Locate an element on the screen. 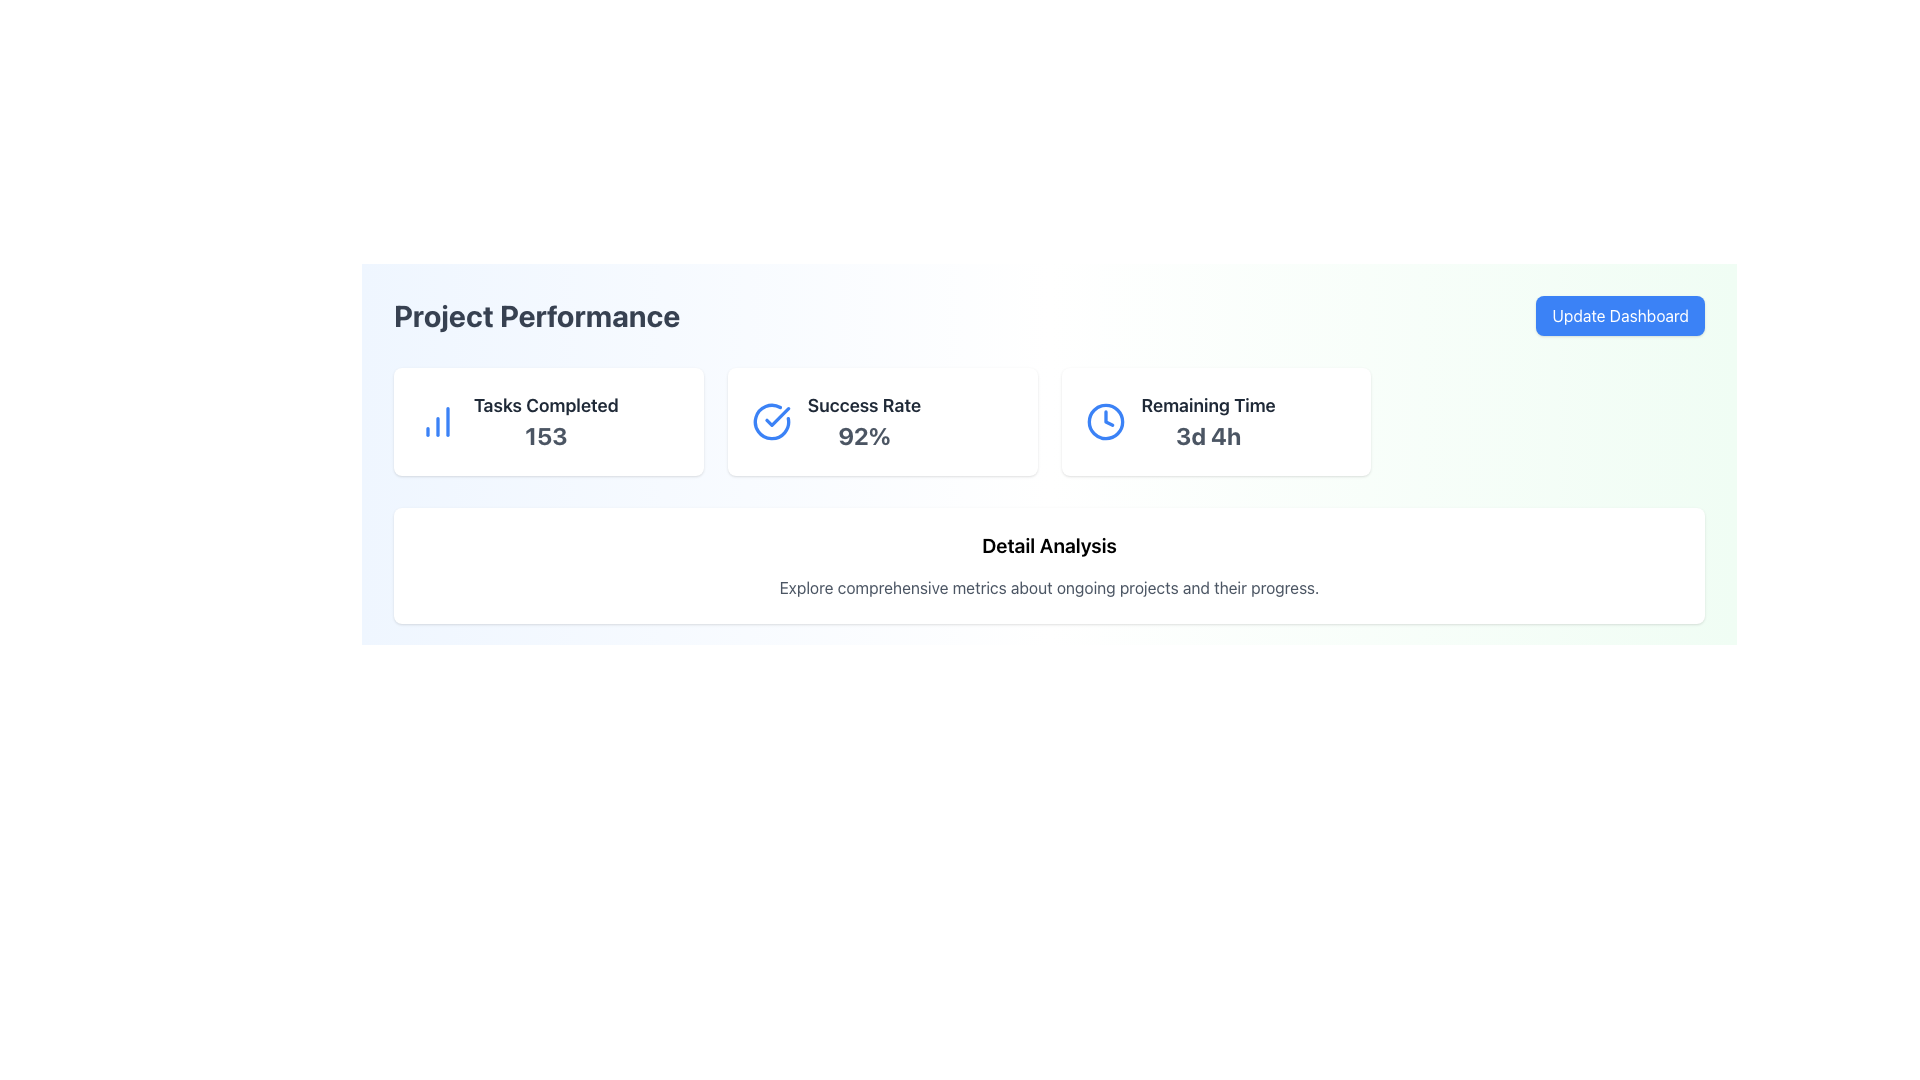 Image resolution: width=1920 pixels, height=1080 pixels. the chart icon representing grouped bars located within the 'Tasks Completed' card on the dashboard interface is located at coordinates (436, 420).